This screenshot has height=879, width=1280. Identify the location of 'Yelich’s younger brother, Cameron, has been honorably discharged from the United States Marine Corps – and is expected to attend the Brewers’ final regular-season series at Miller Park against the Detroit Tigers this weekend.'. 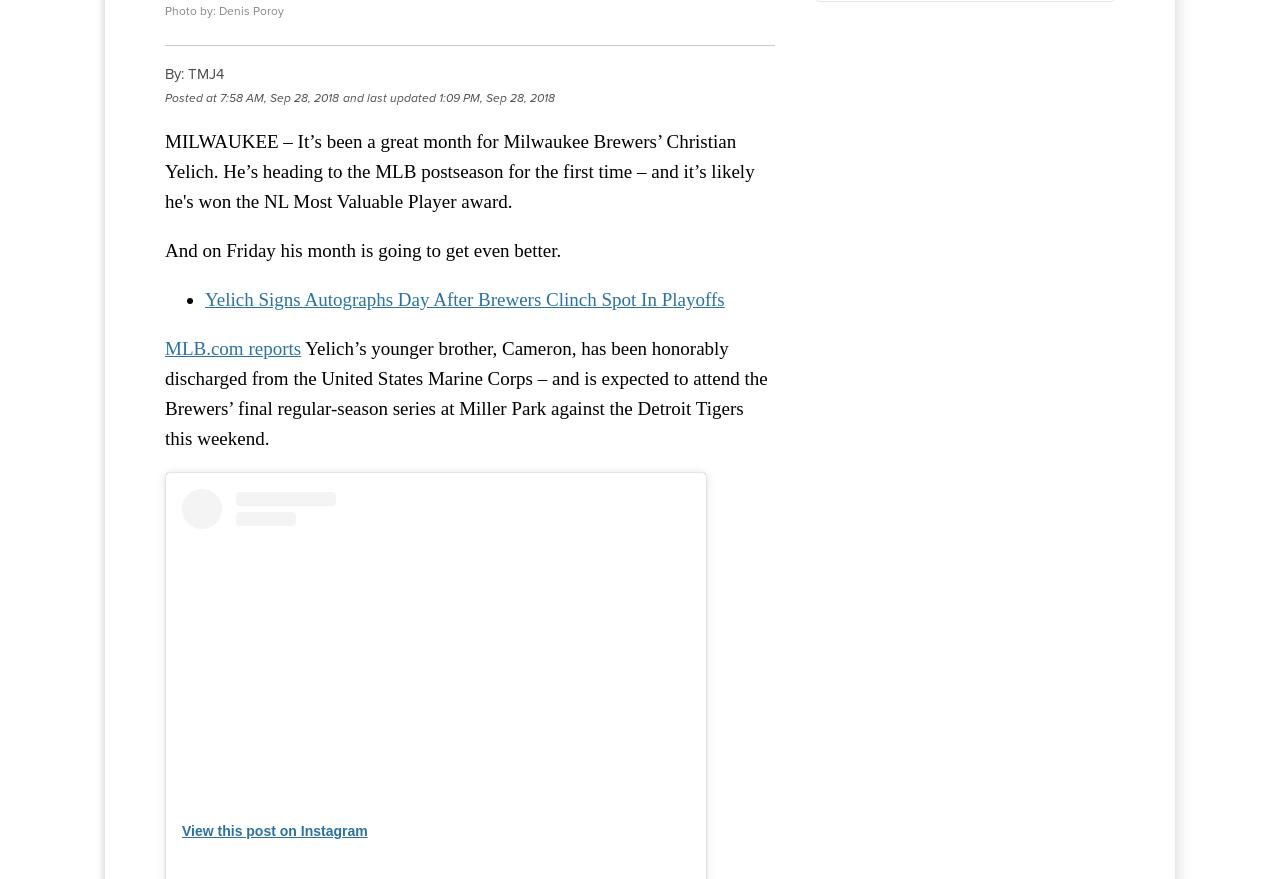
(465, 393).